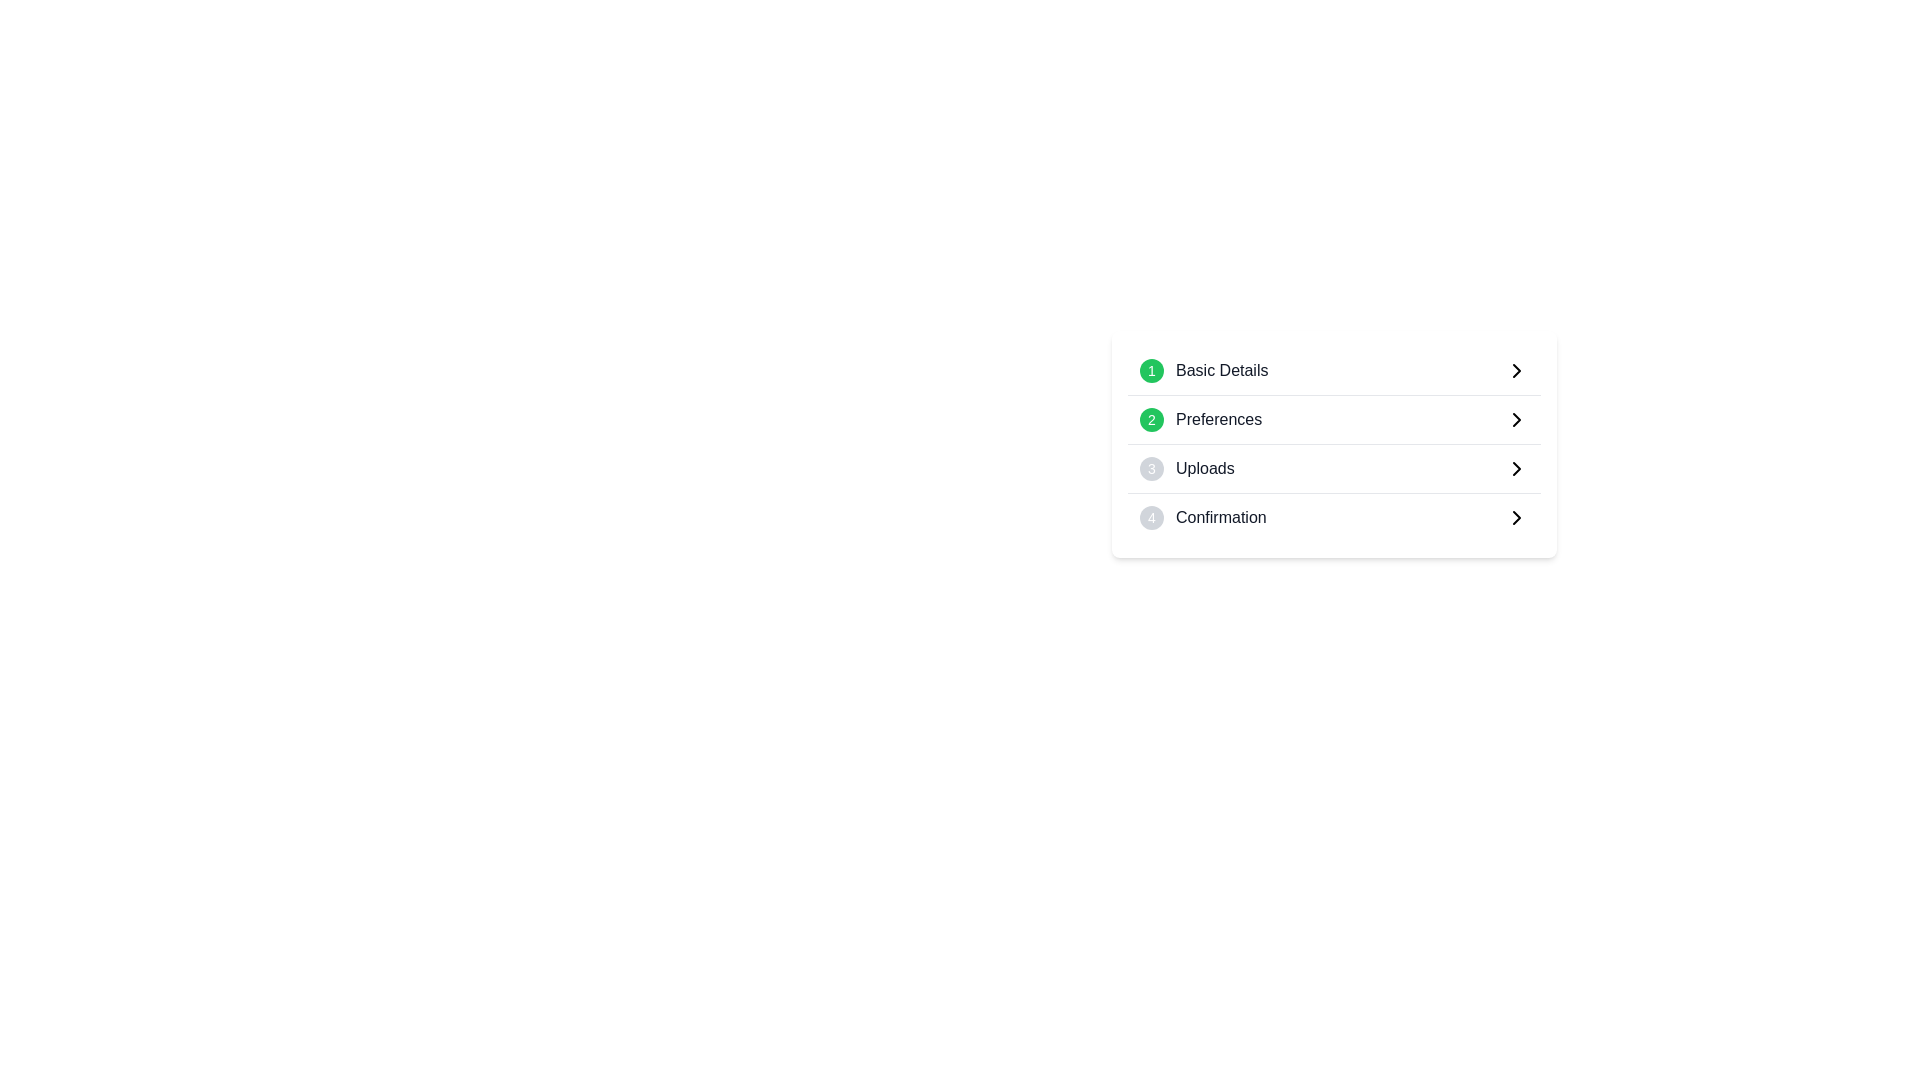 Image resolution: width=1920 pixels, height=1080 pixels. I want to click on the first list item titled 'Basic Details', so click(1334, 371).